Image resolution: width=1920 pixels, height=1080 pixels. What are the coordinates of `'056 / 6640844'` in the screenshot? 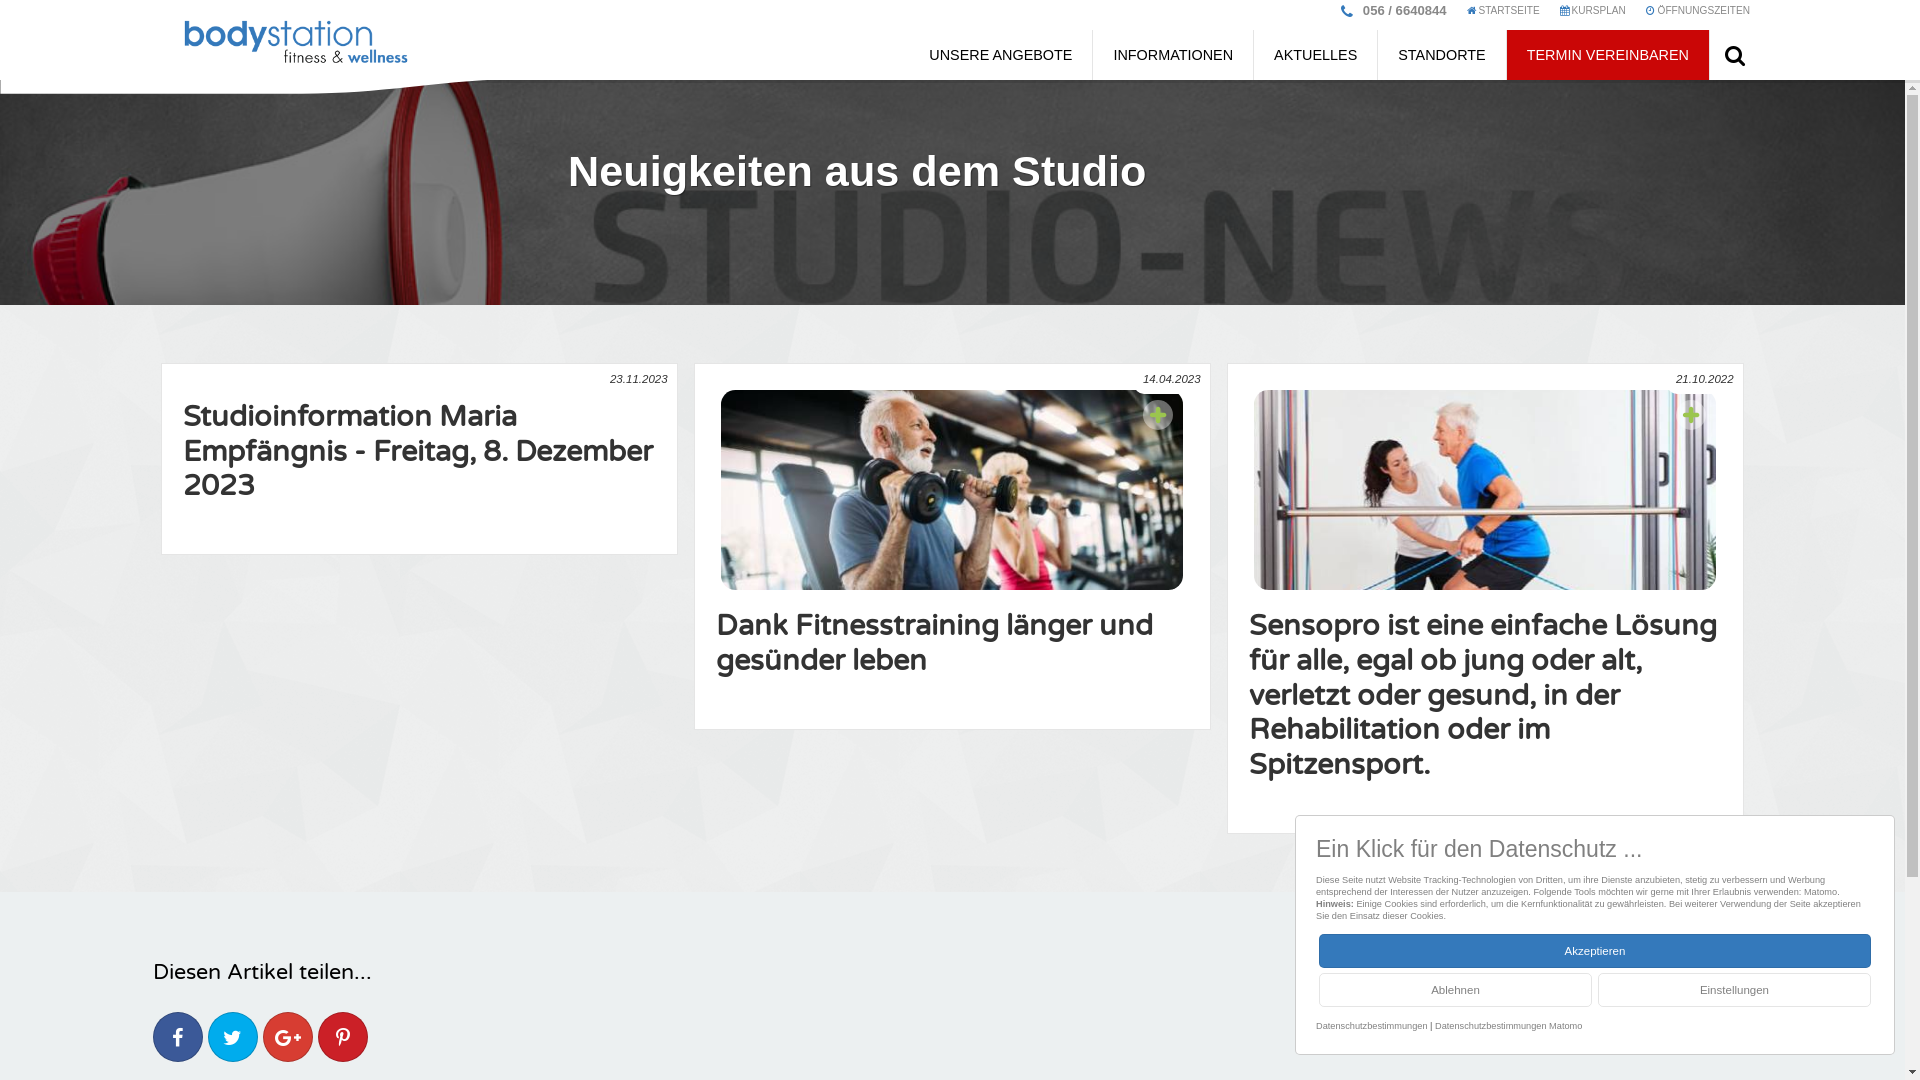 It's located at (1353, 10).